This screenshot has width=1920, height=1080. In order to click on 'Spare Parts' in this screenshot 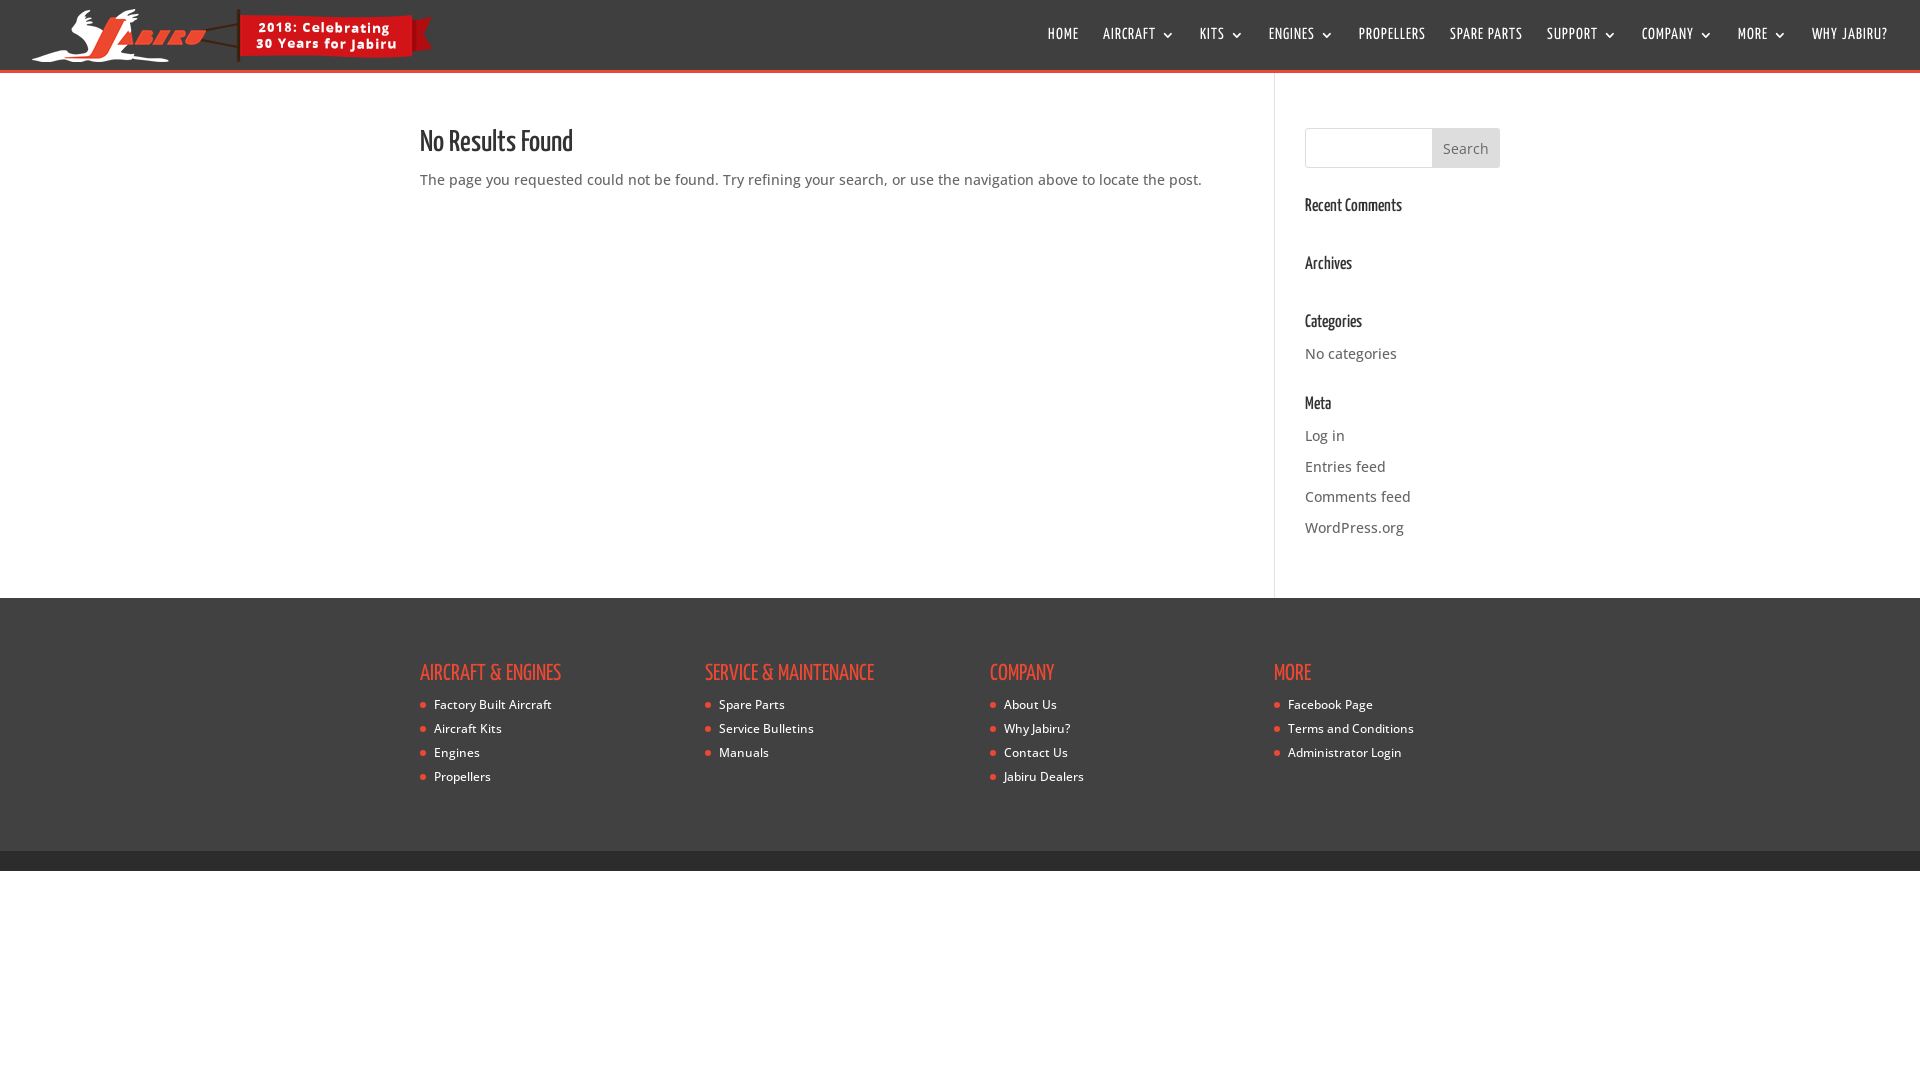, I will do `click(751, 703)`.